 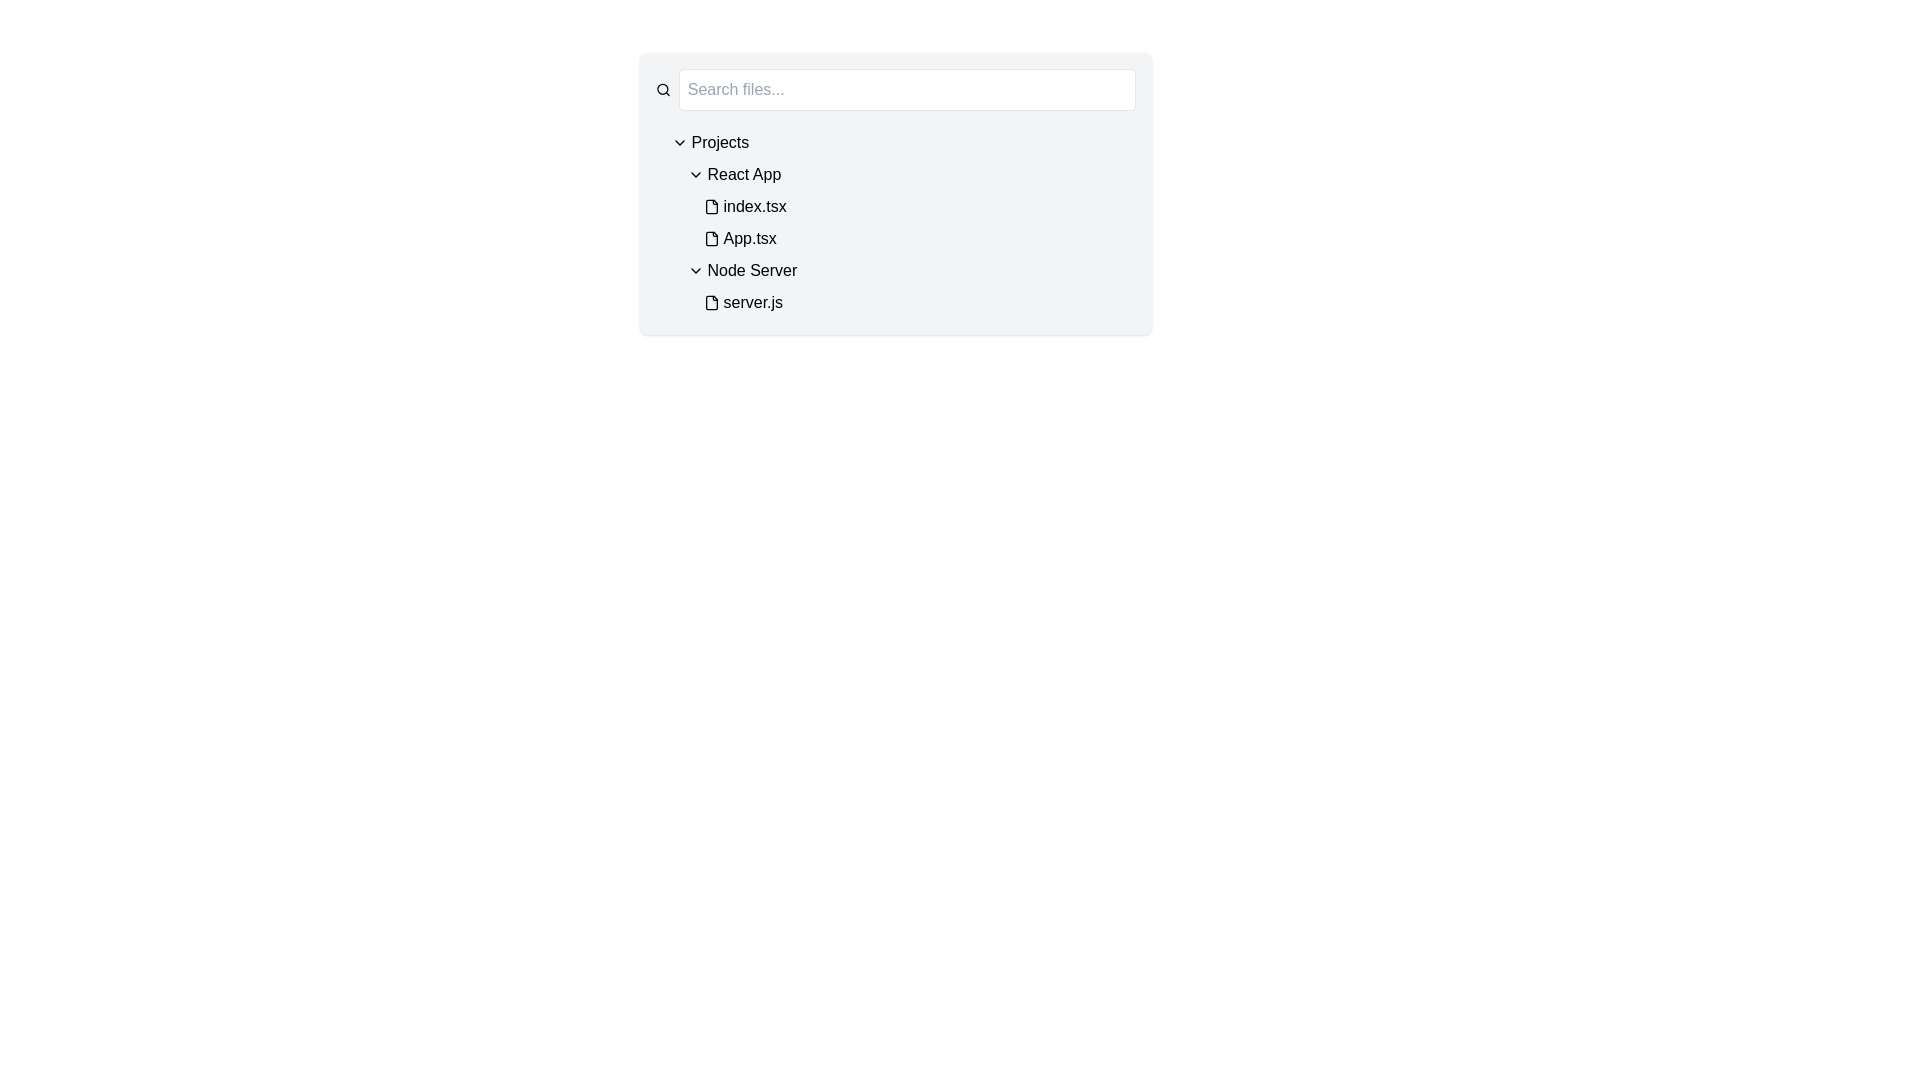 I want to click on the chevron-down icon located to the left of the text 'Node Server', so click(x=695, y=270).